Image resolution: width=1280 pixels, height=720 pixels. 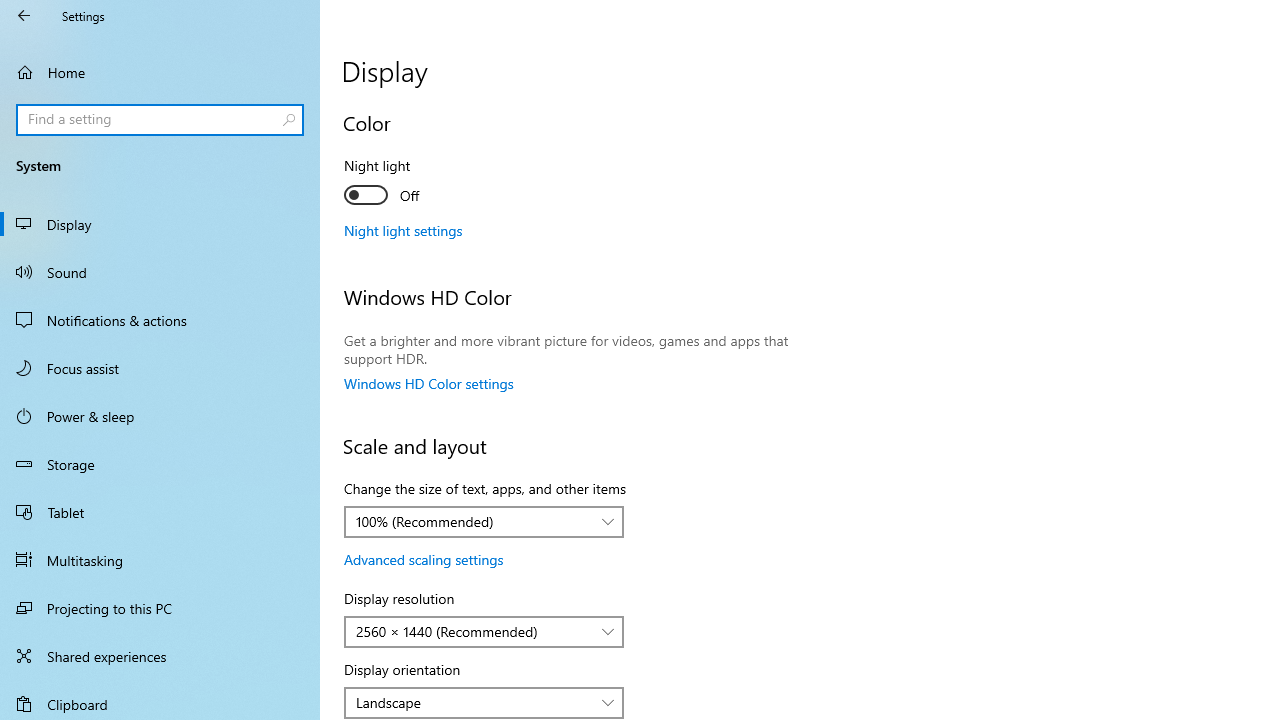 What do you see at coordinates (160, 271) in the screenshot?
I see `'Sound'` at bounding box center [160, 271].